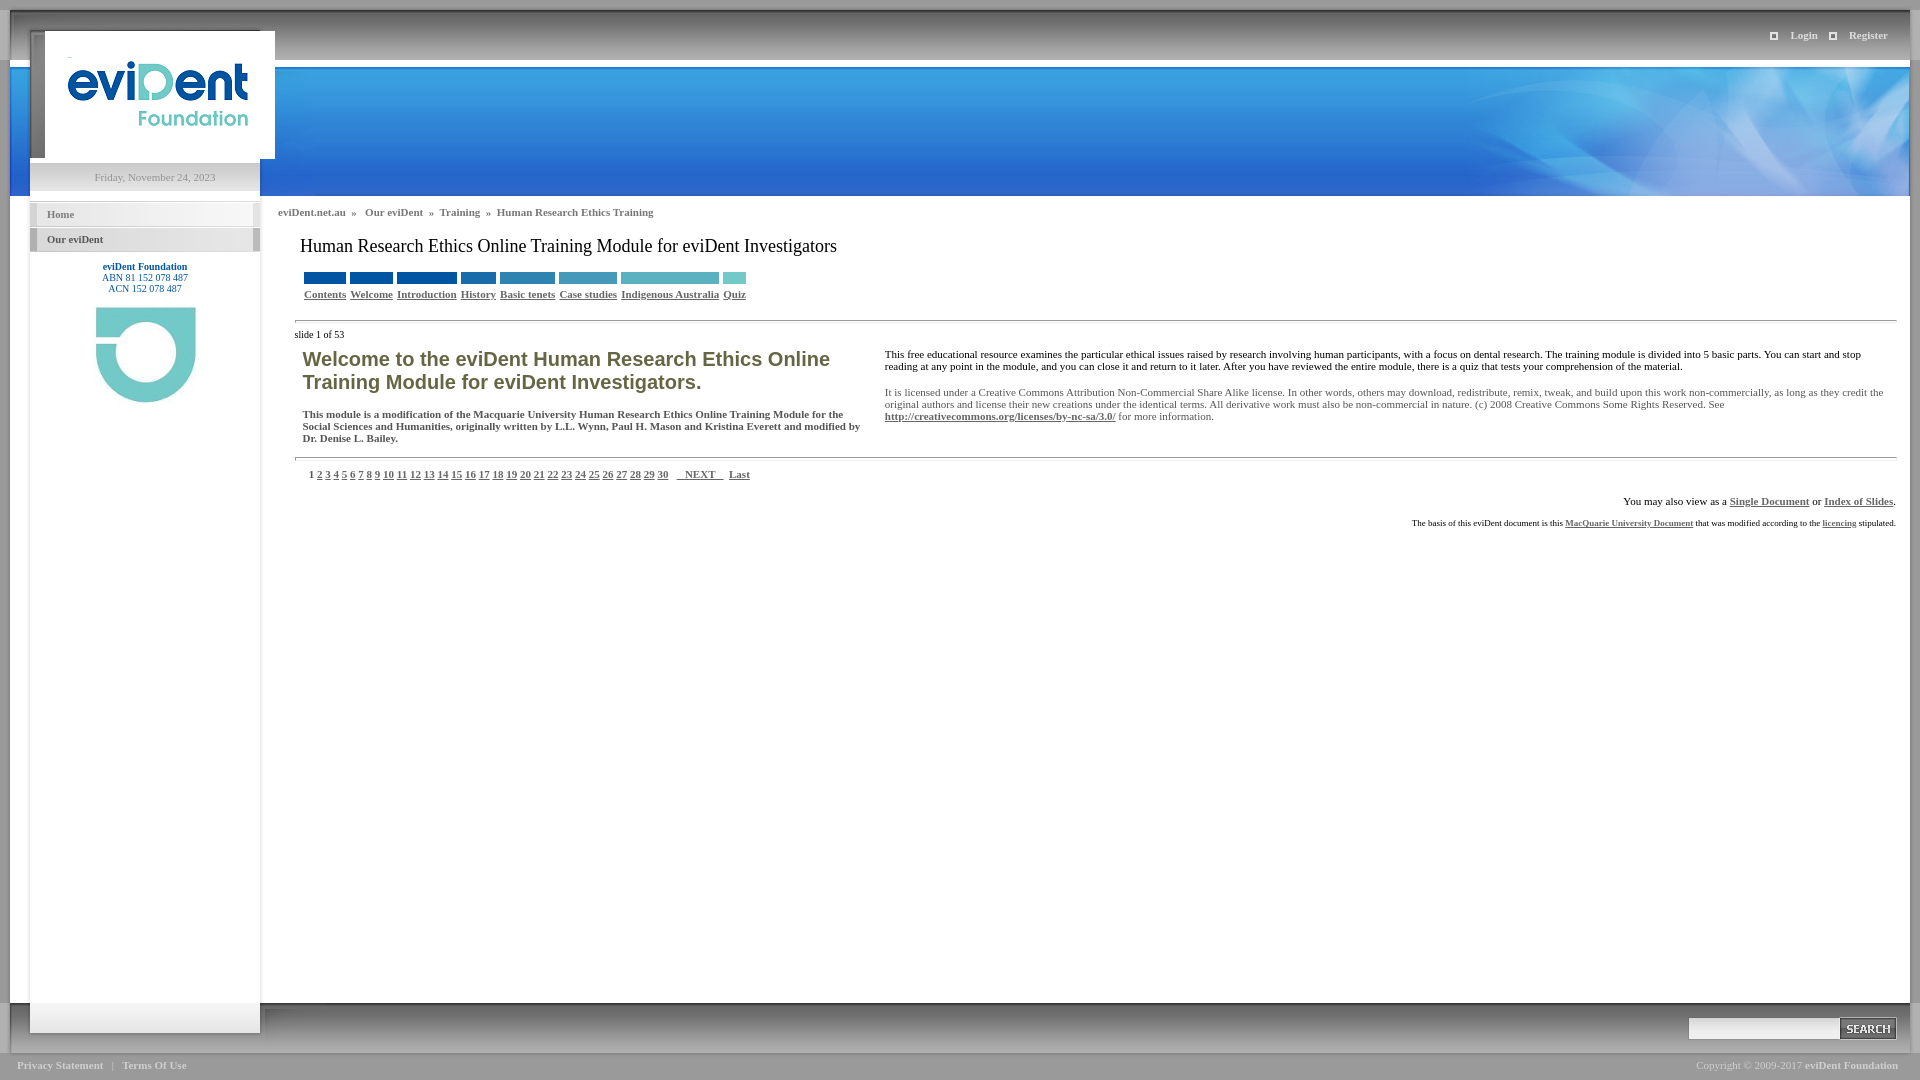 The height and width of the screenshot is (1080, 1920). I want to click on 'Basic tenets', so click(527, 293).